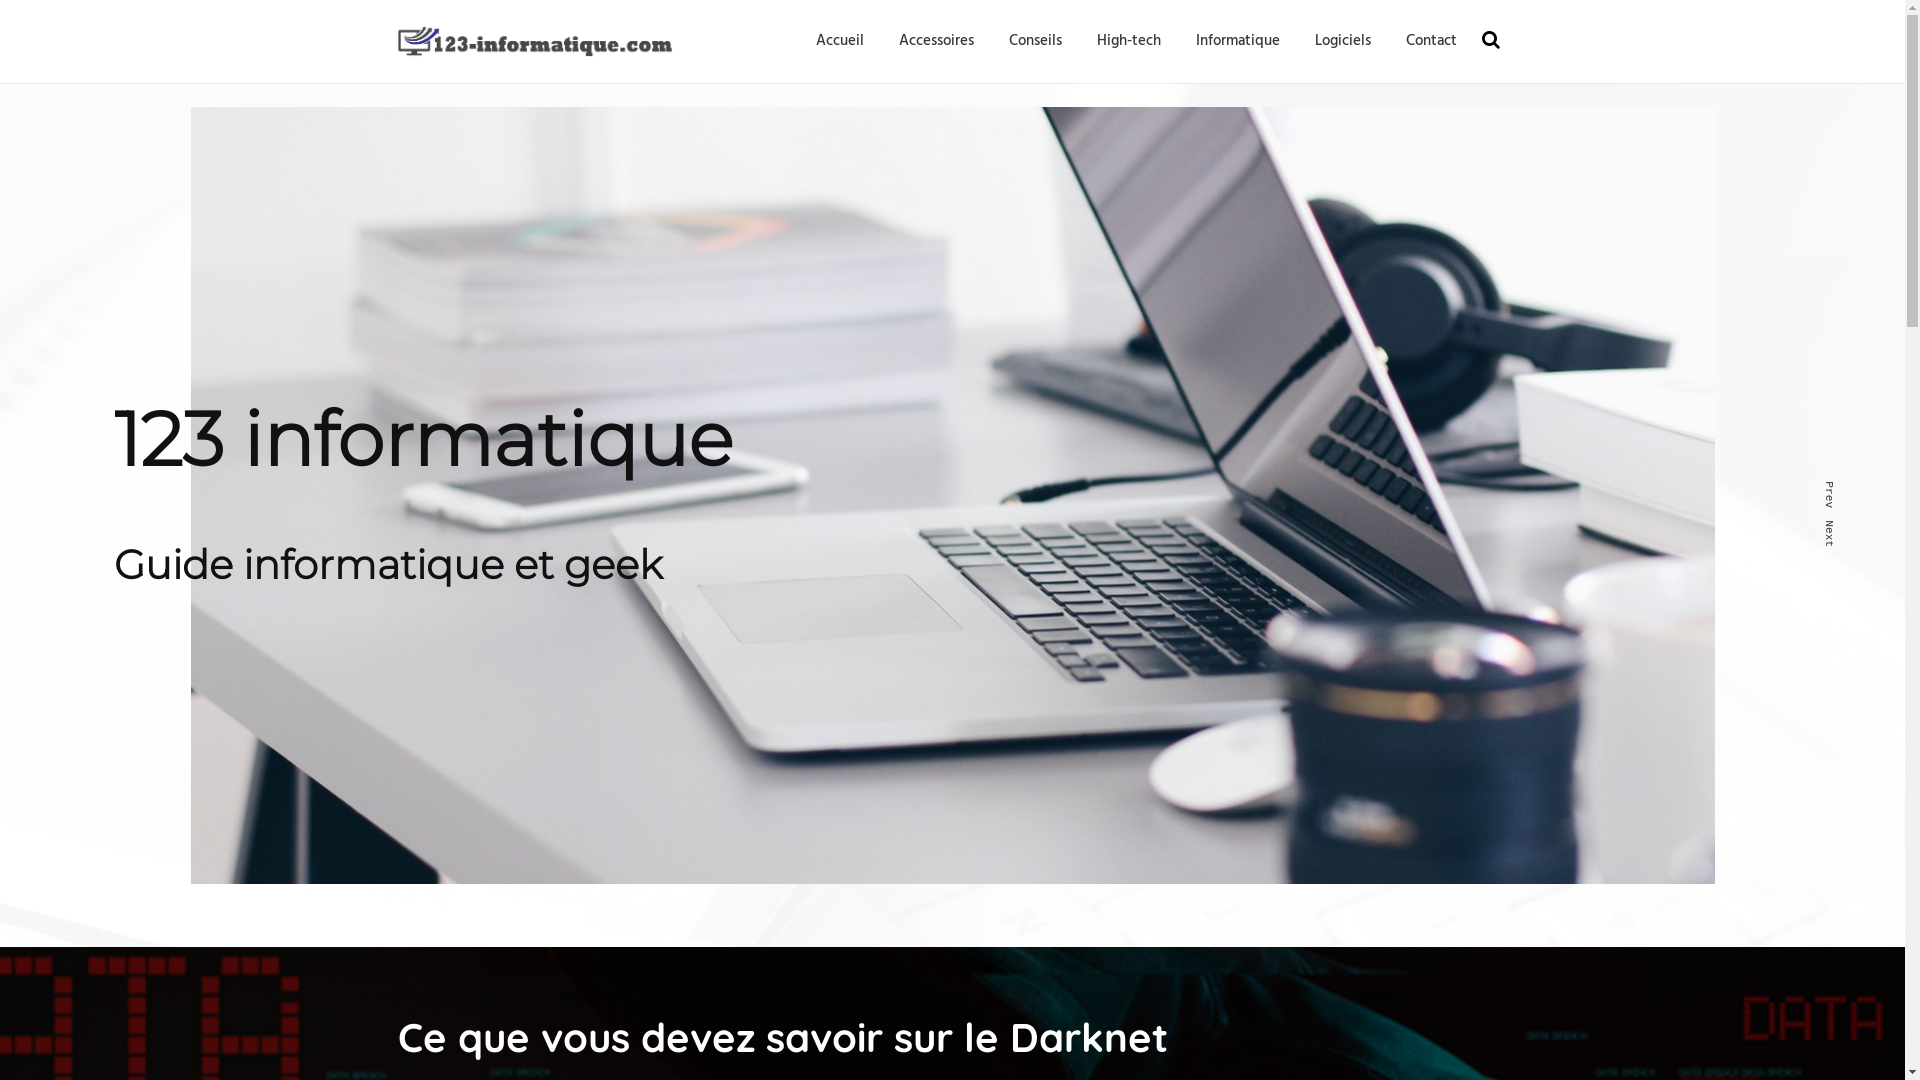  Describe the element at coordinates (1195, 41) in the screenshot. I see `'Informatique'` at that location.